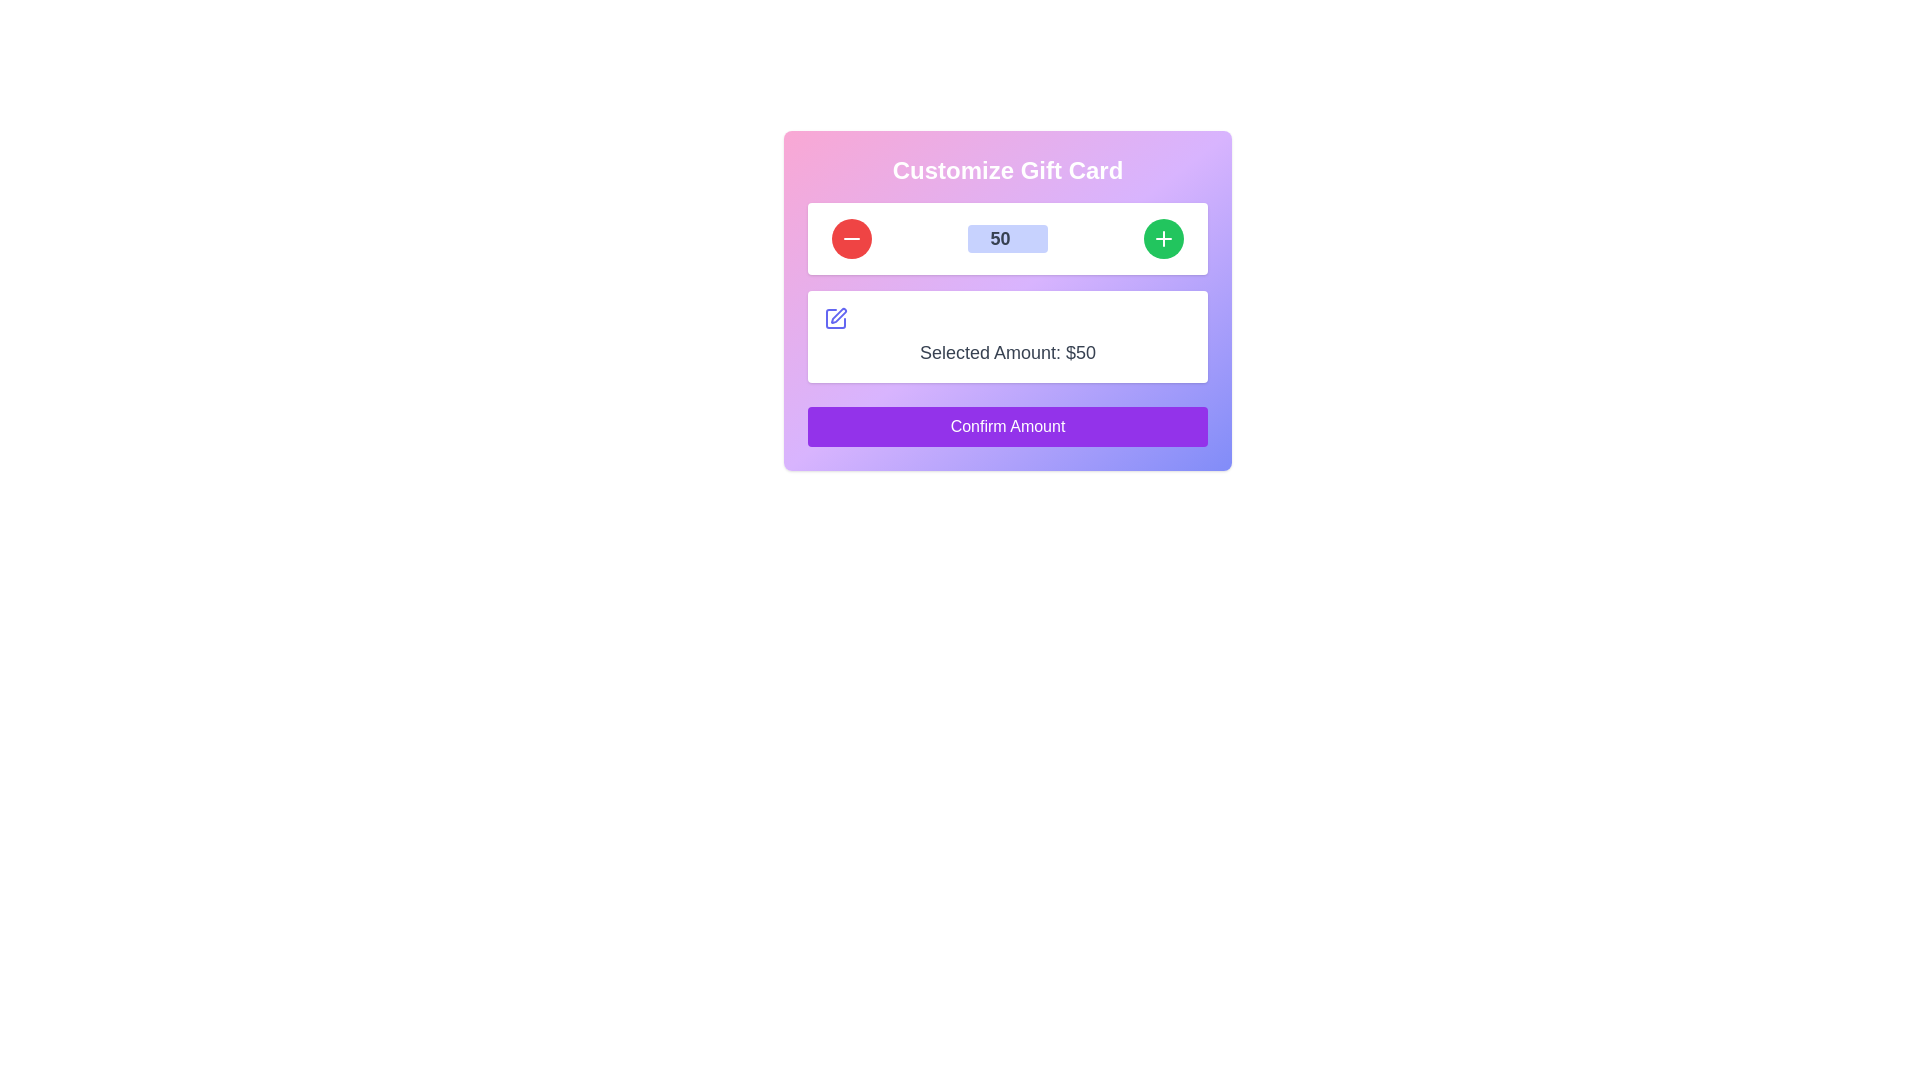 Image resolution: width=1920 pixels, height=1080 pixels. I want to click on the leftmost button in the 'Customize Gift Card' section to decrement the numerical value displayed, which is currently '50', so click(851, 238).